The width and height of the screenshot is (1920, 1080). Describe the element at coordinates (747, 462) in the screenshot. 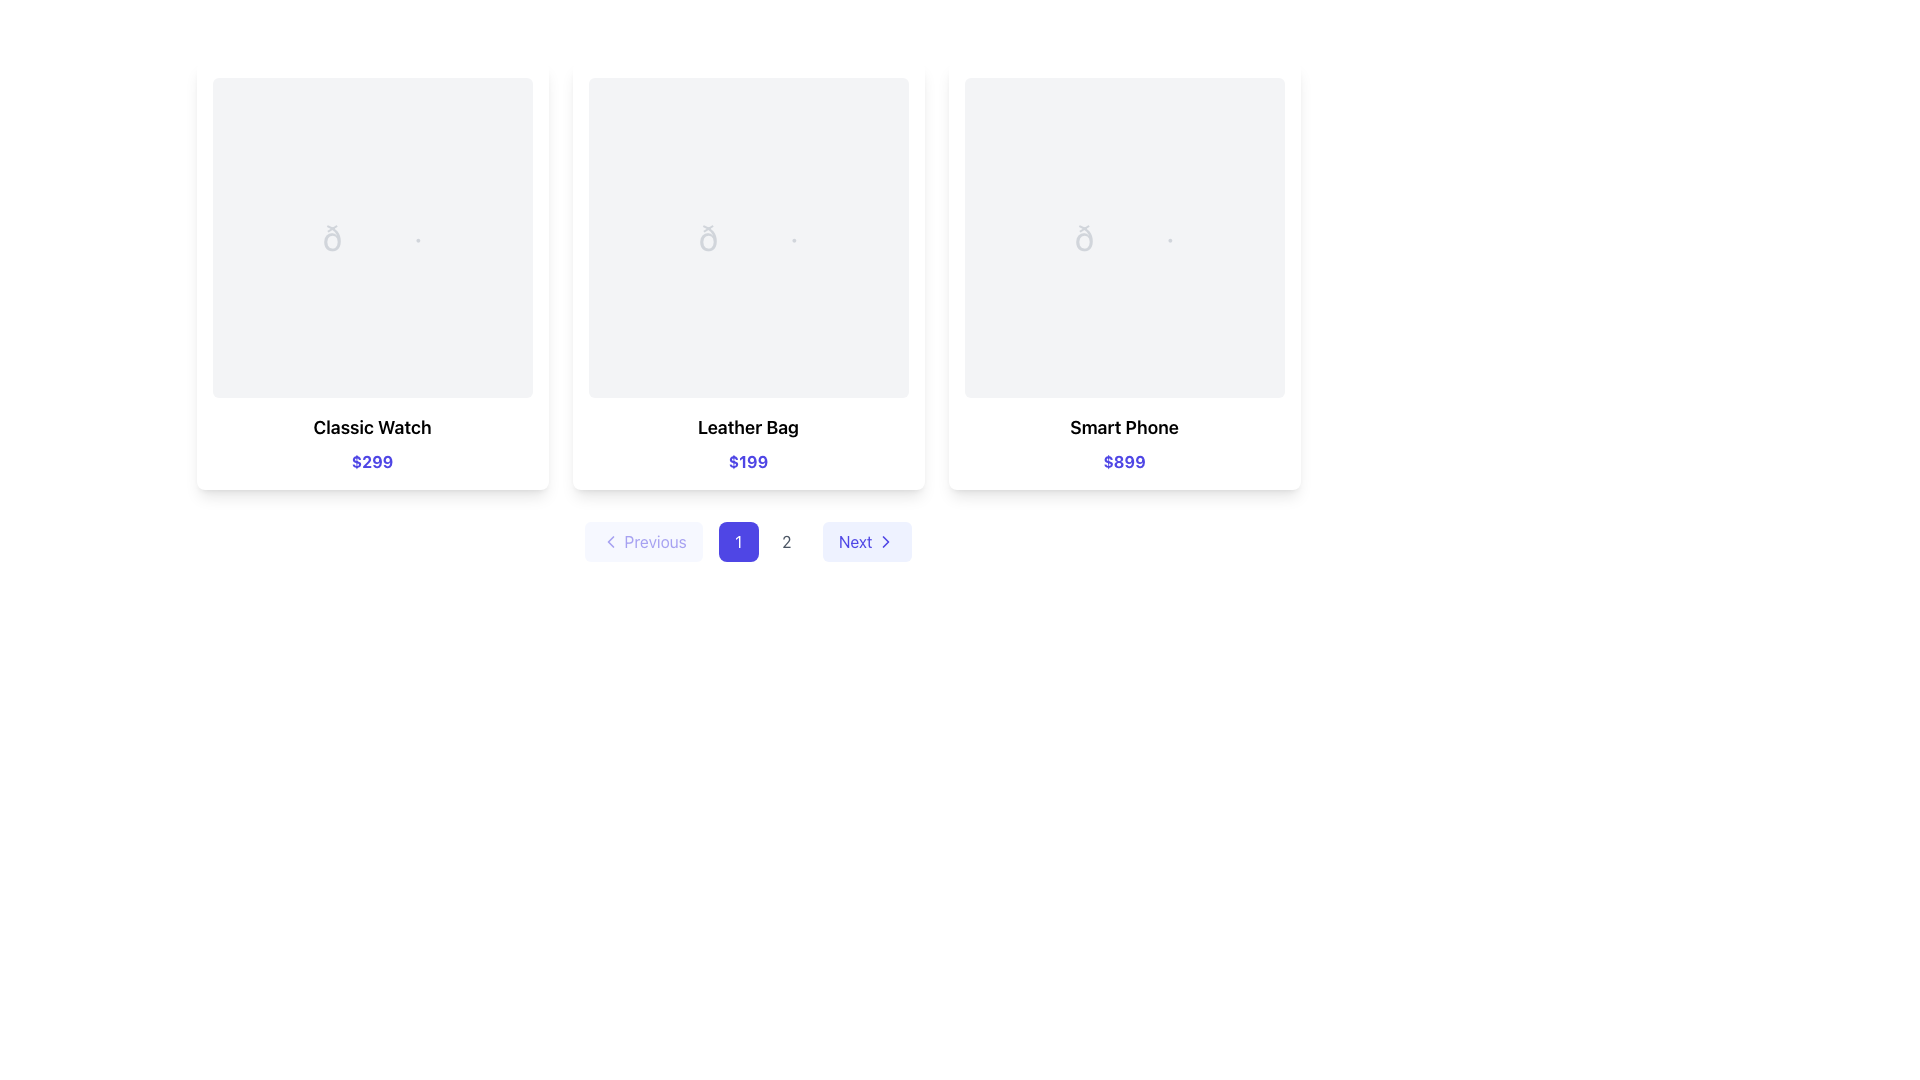

I see `the price displayed below the 'Leather Bag' text in the second product card from the left` at that location.